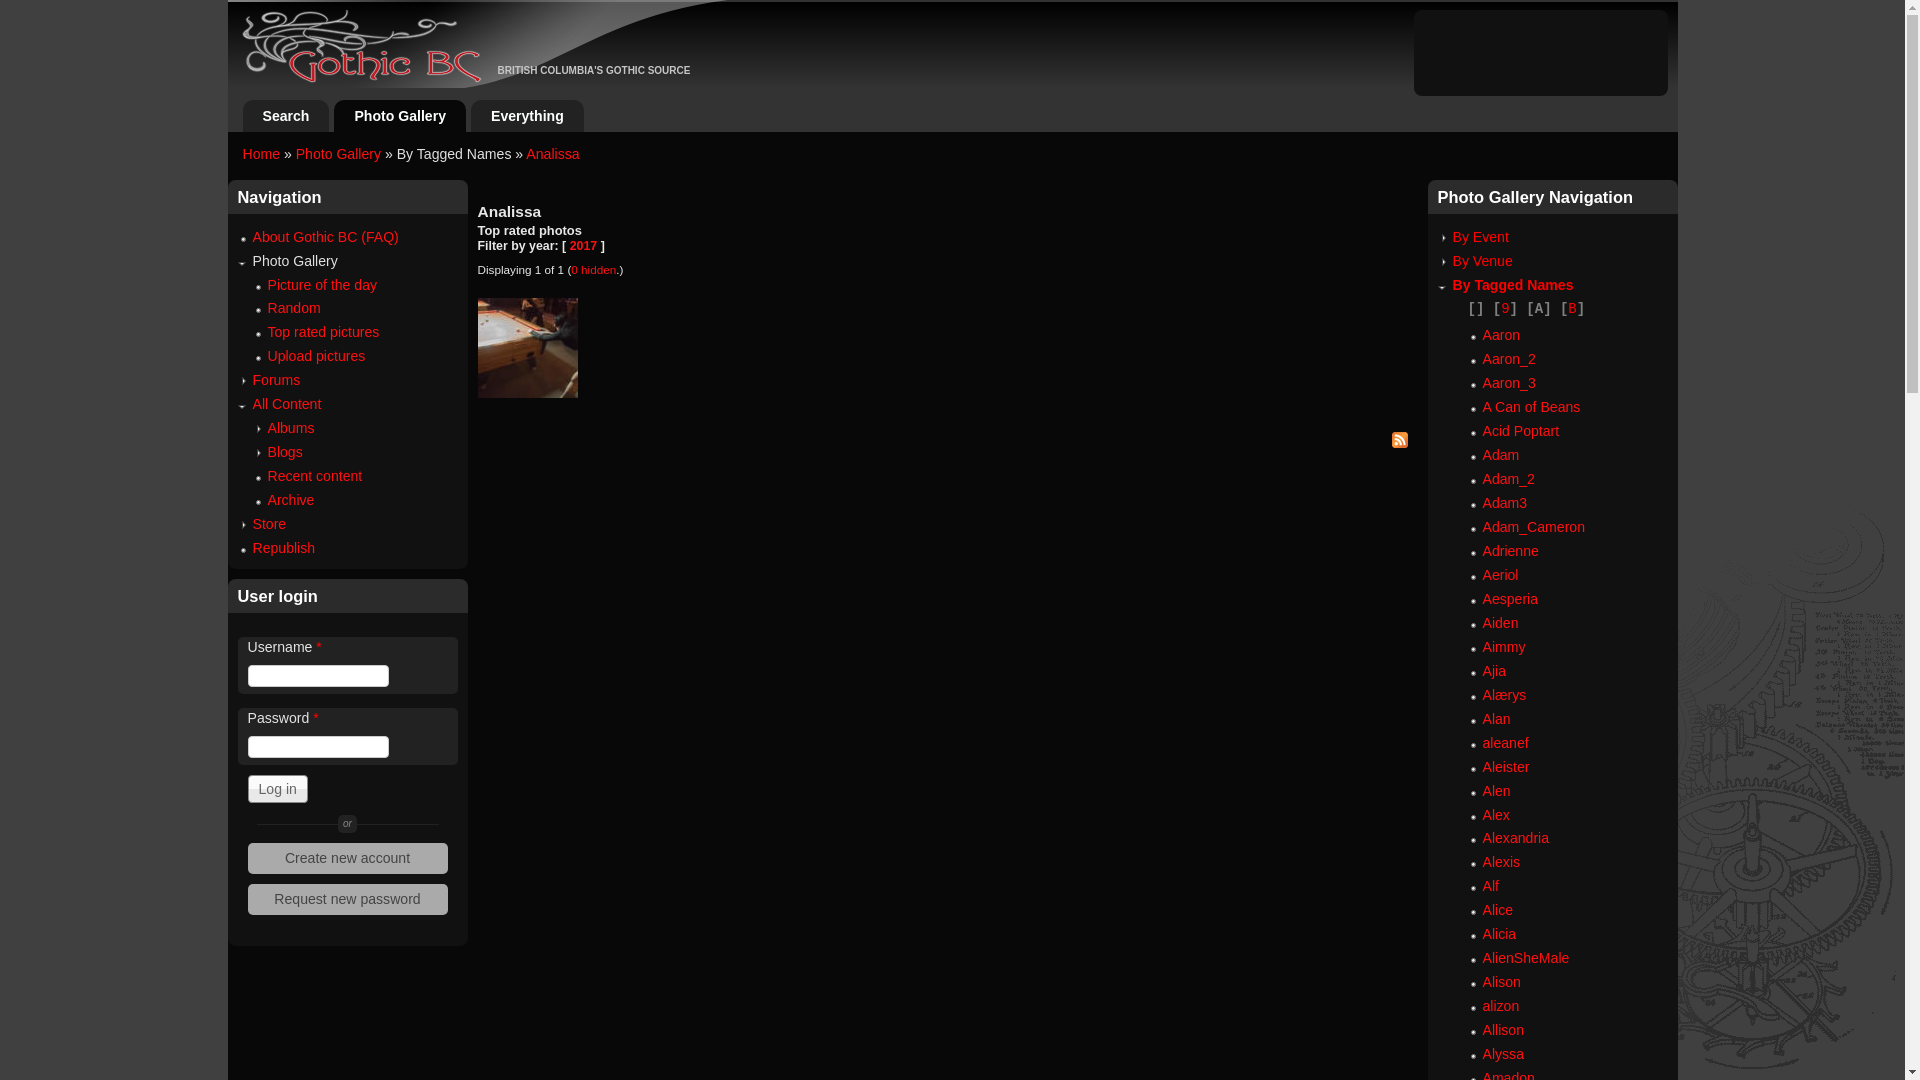 This screenshot has height=1080, width=1920. I want to click on 'Search', so click(251, 115).